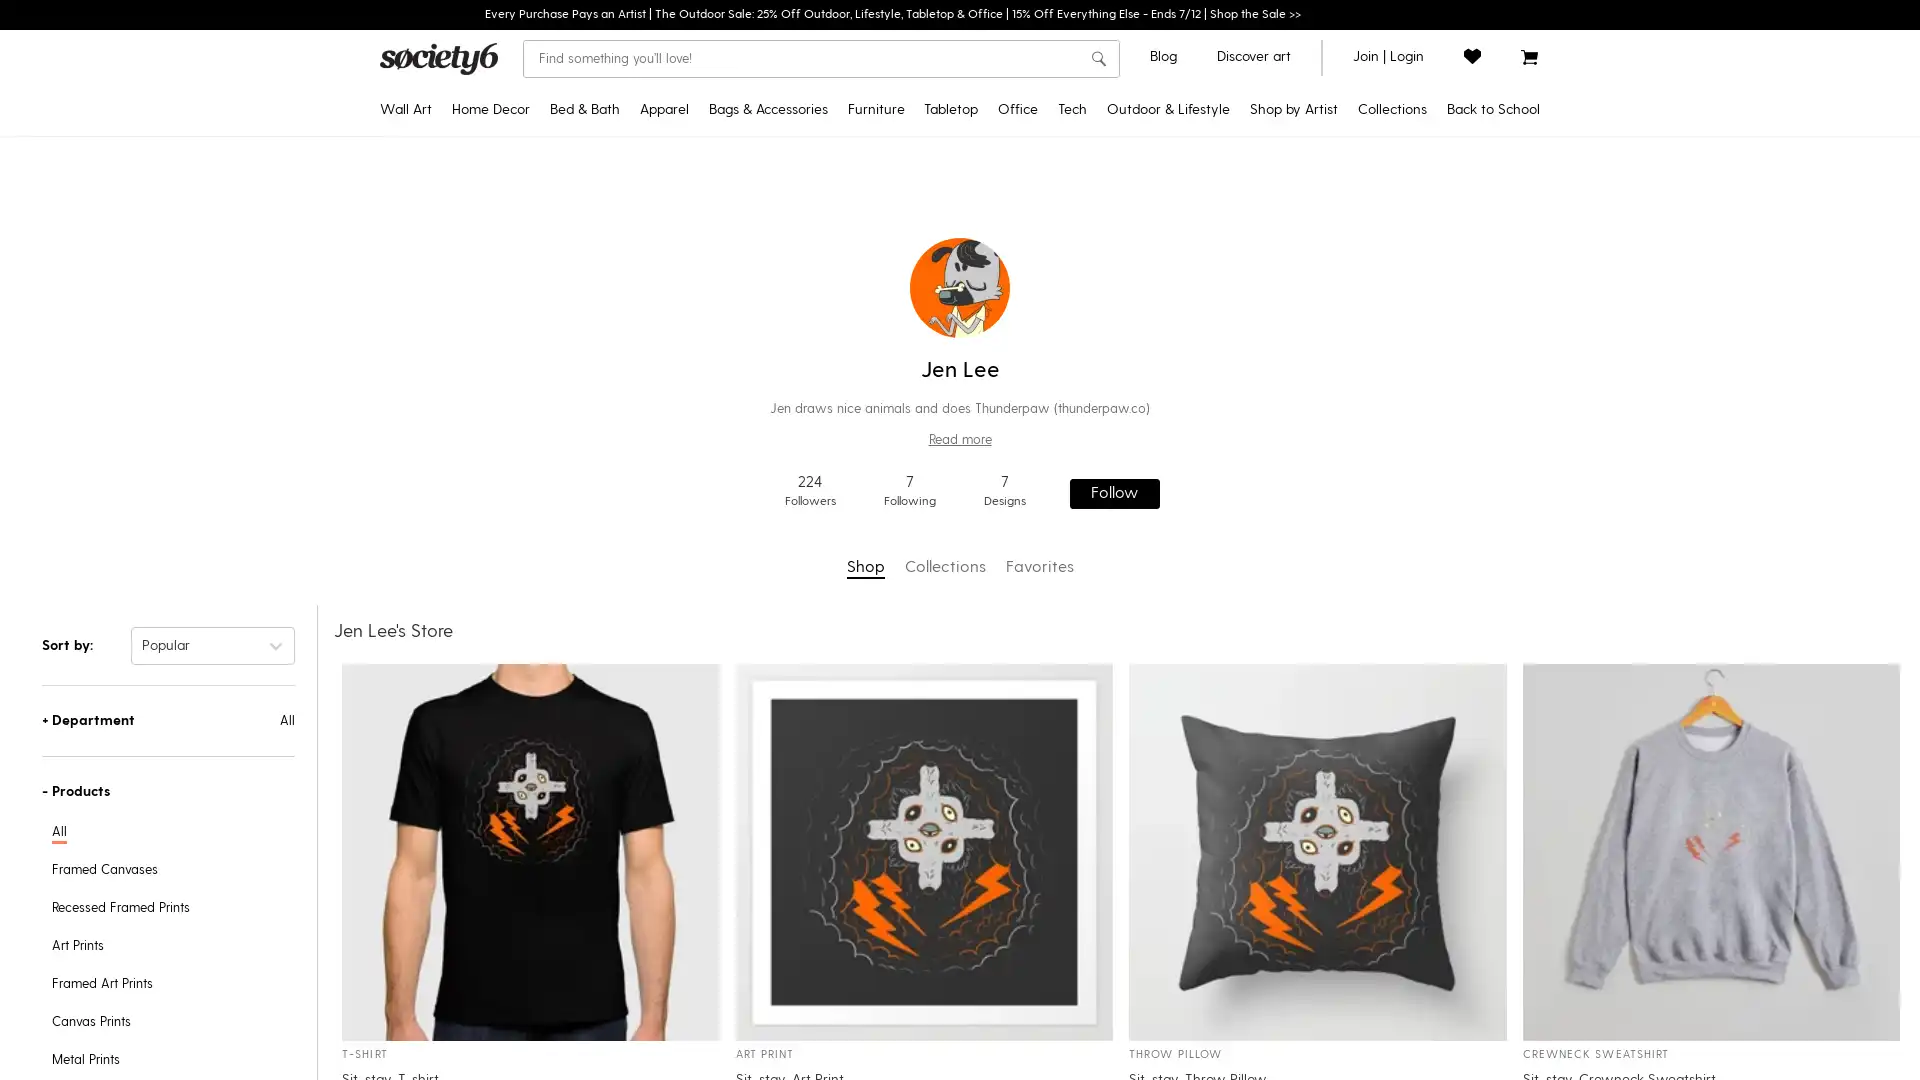 This screenshot has width=1920, height=1080. I want to click on Bed & Bath, so click(583, 110).